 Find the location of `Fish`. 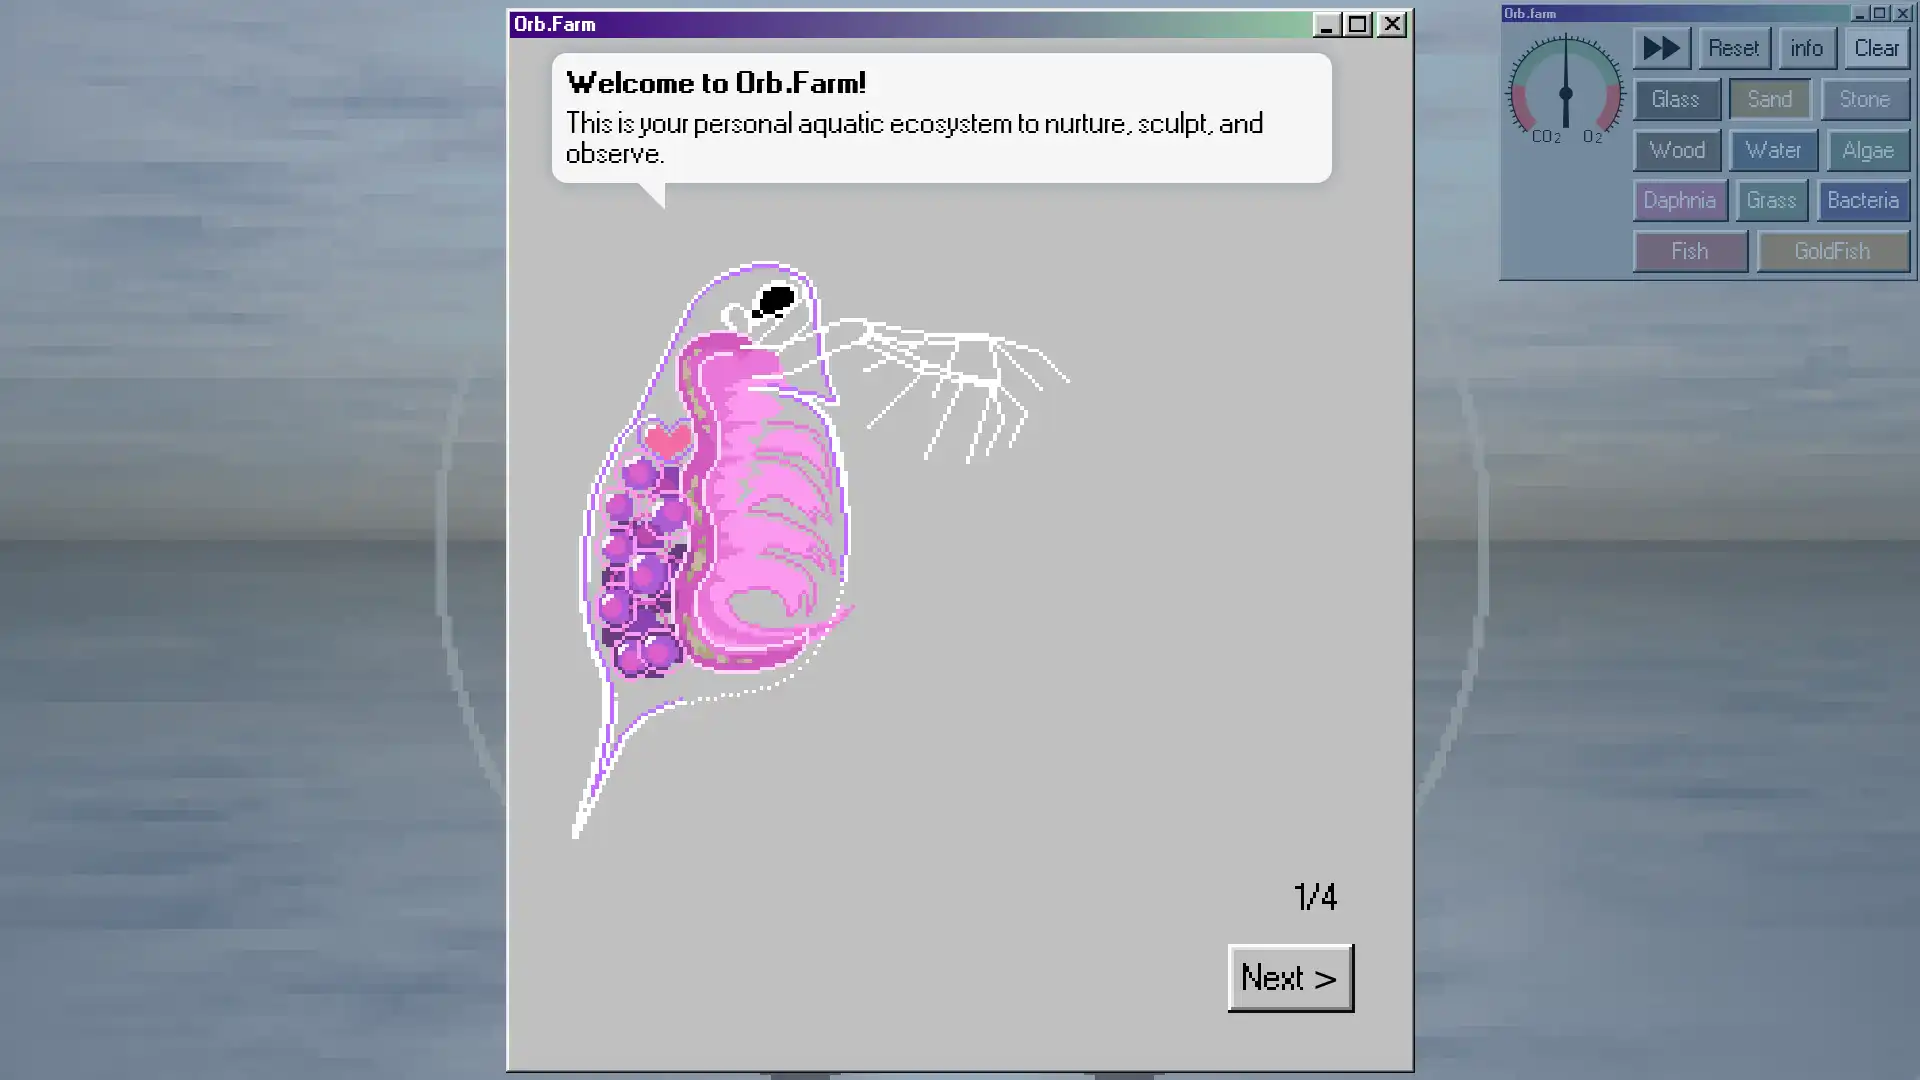

Fish is located at coordinates (900, 133).